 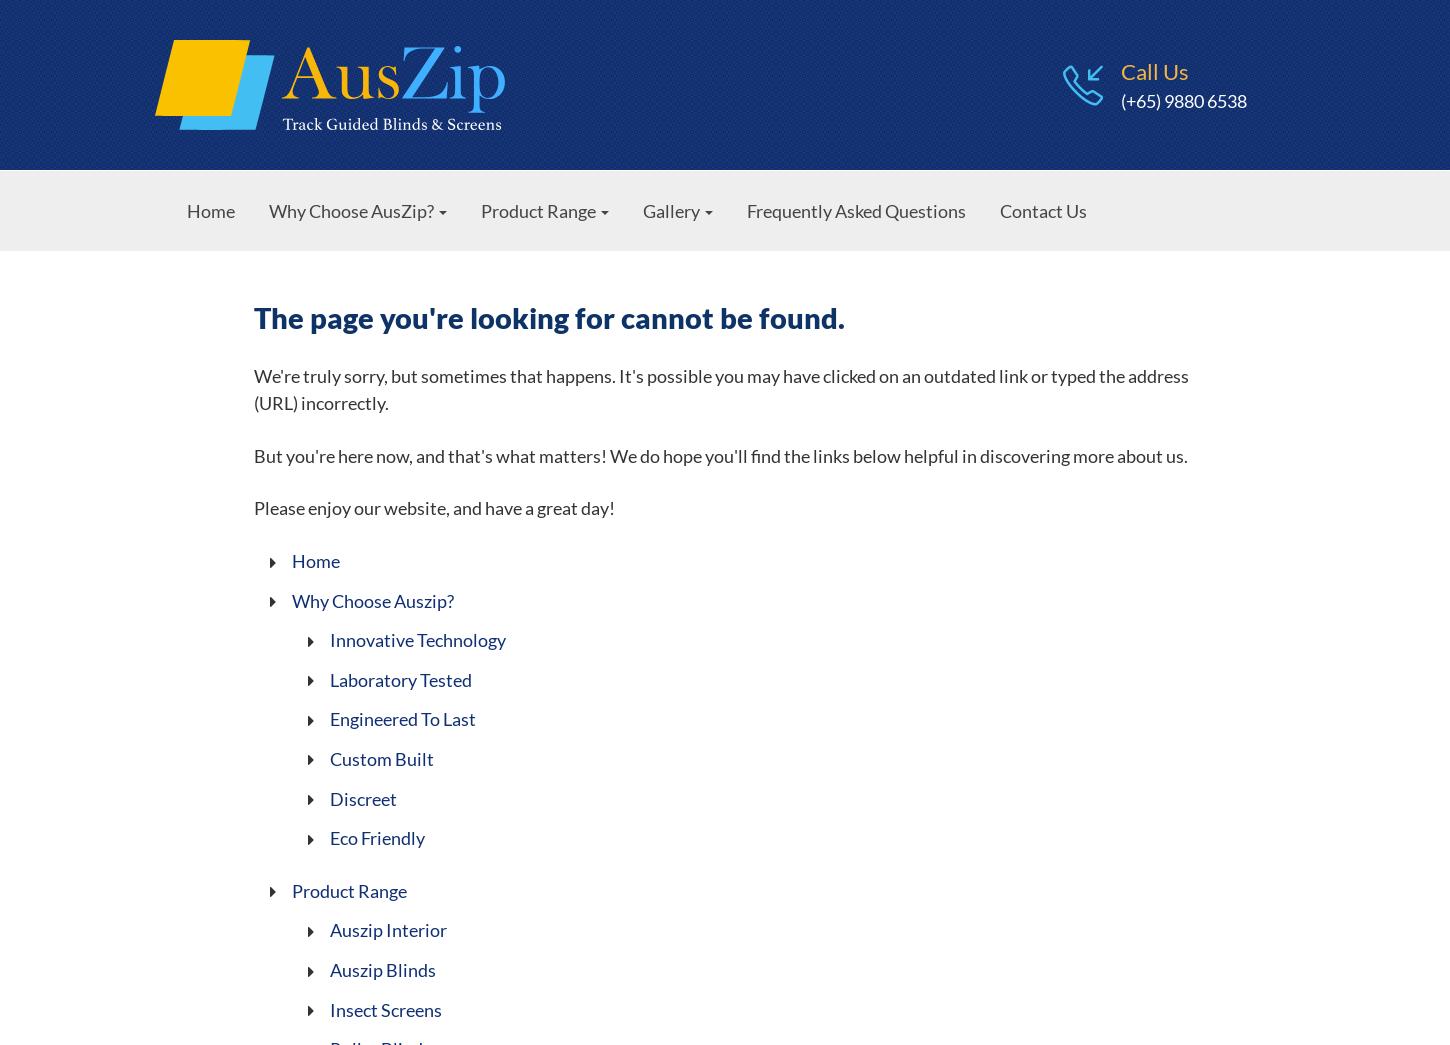 I want to click on 'Eco Friendly', so click(x=375, y=837).